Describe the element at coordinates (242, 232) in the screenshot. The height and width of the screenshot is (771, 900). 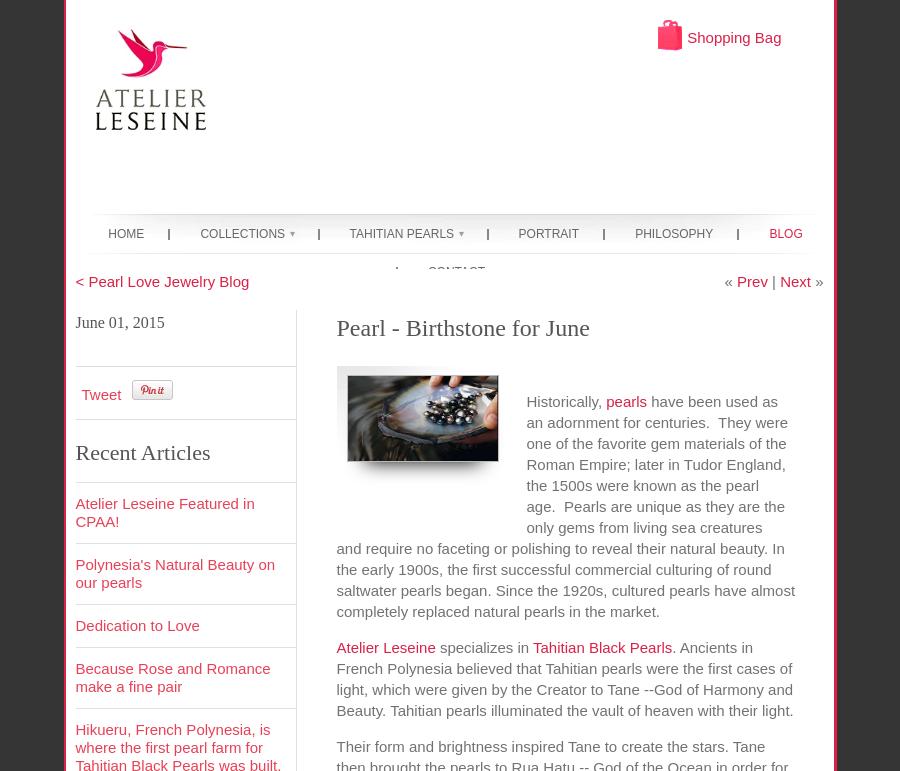
I see `'Collections'` at that location.